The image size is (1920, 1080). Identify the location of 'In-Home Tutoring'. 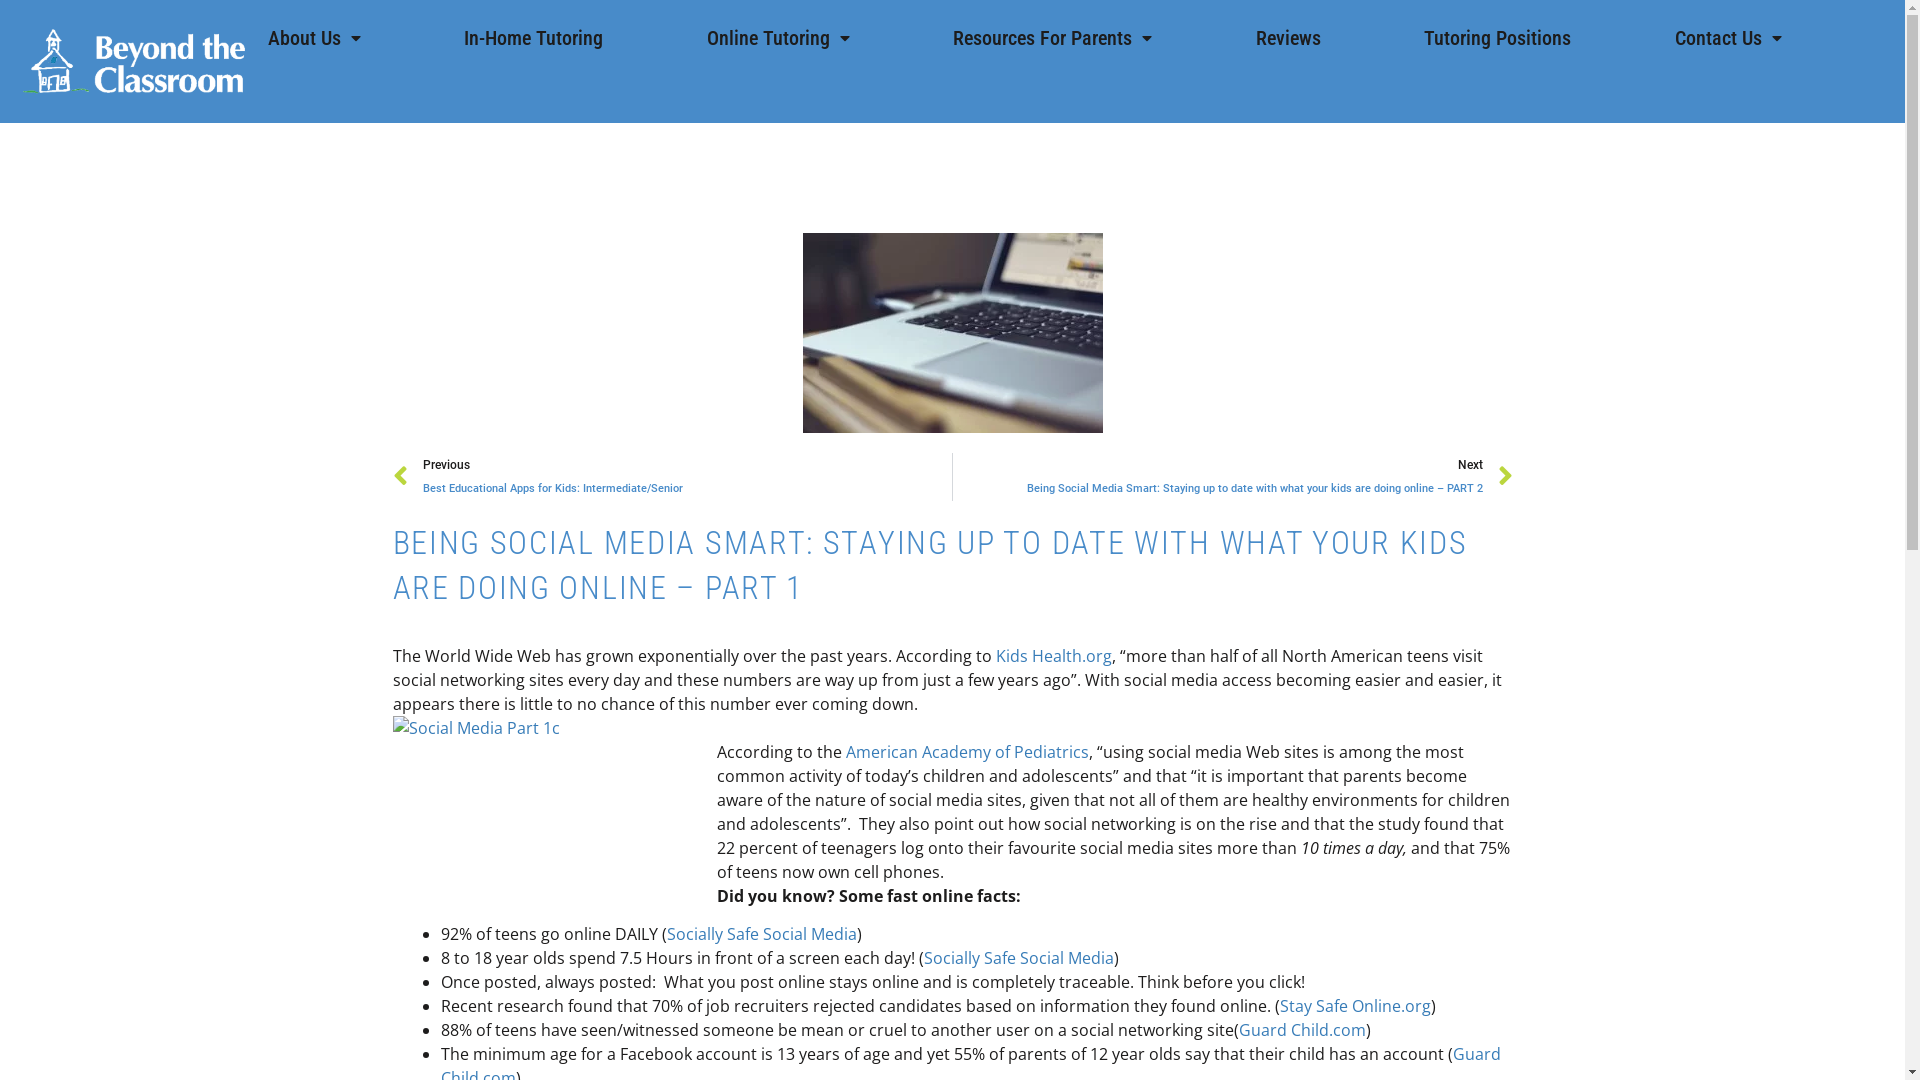
(533, 38).